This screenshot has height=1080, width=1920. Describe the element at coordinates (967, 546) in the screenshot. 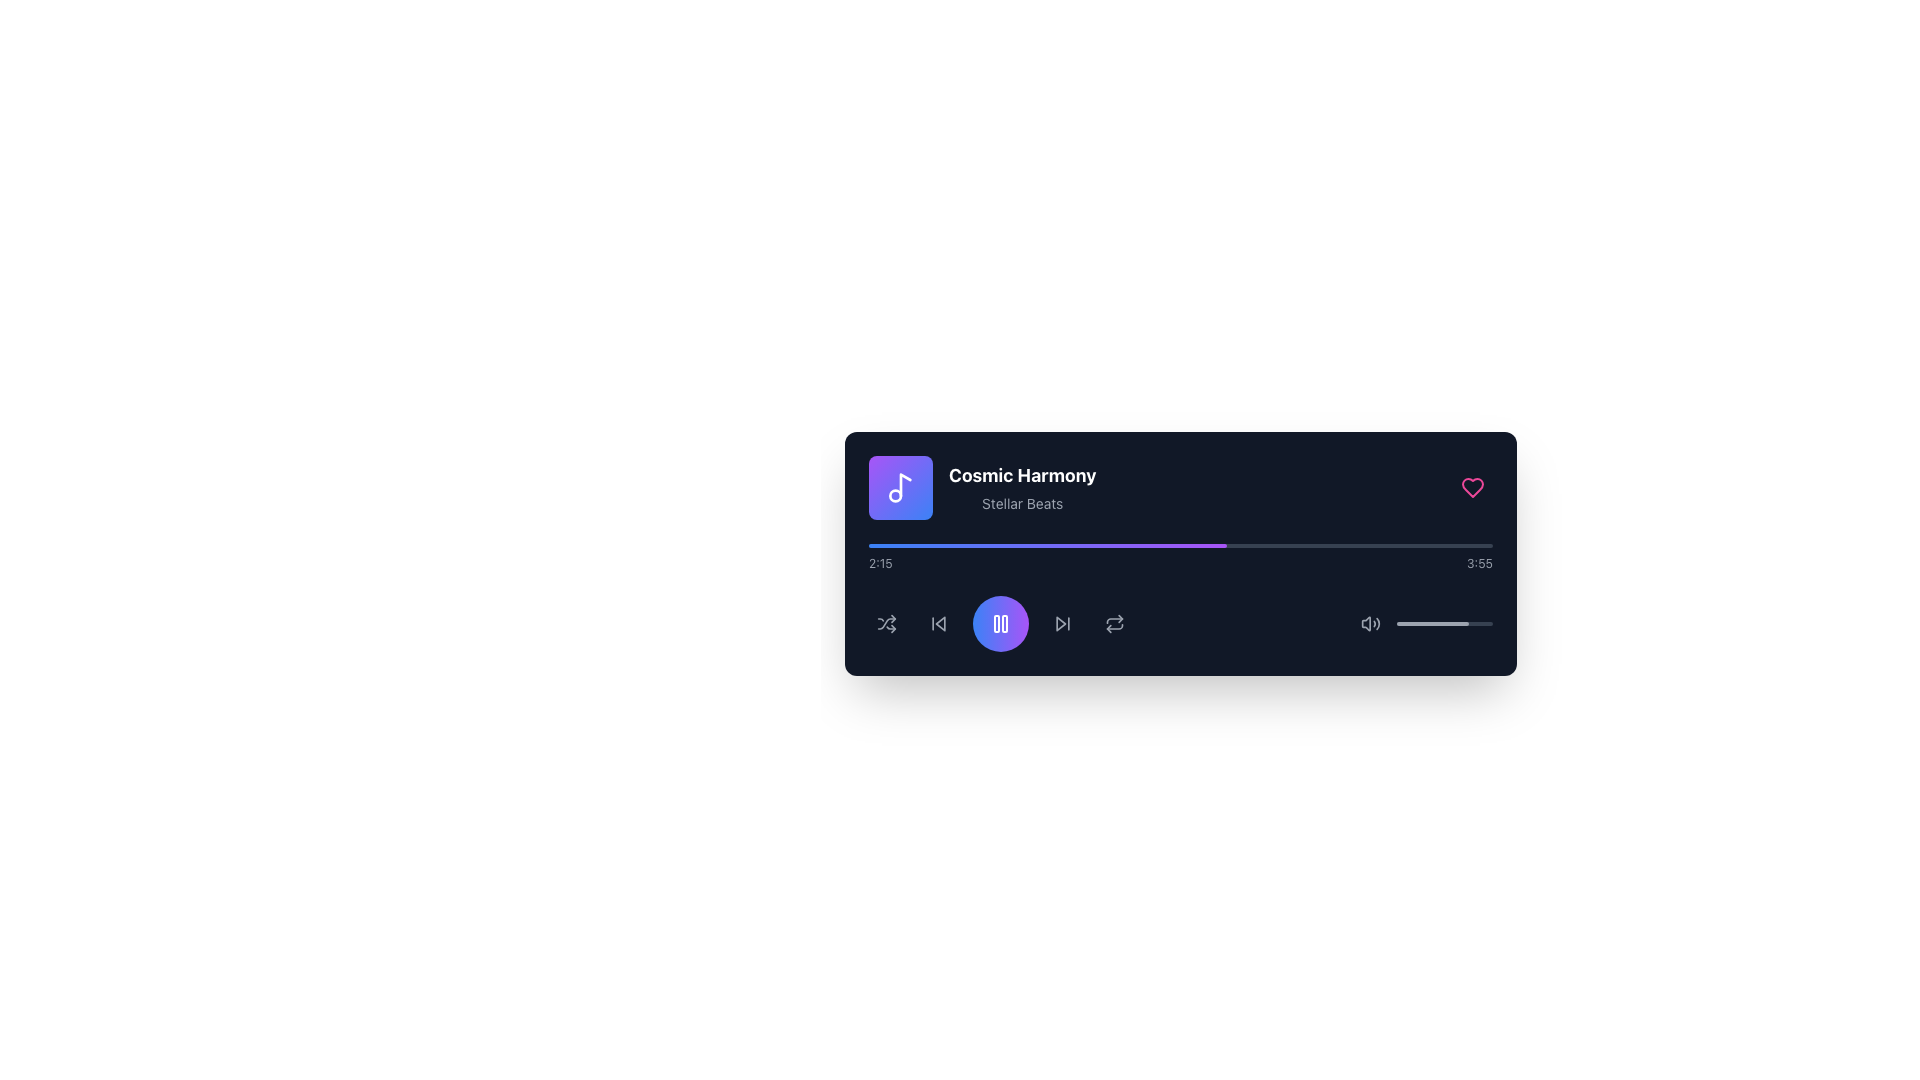

I see `the current playback position` at that location.